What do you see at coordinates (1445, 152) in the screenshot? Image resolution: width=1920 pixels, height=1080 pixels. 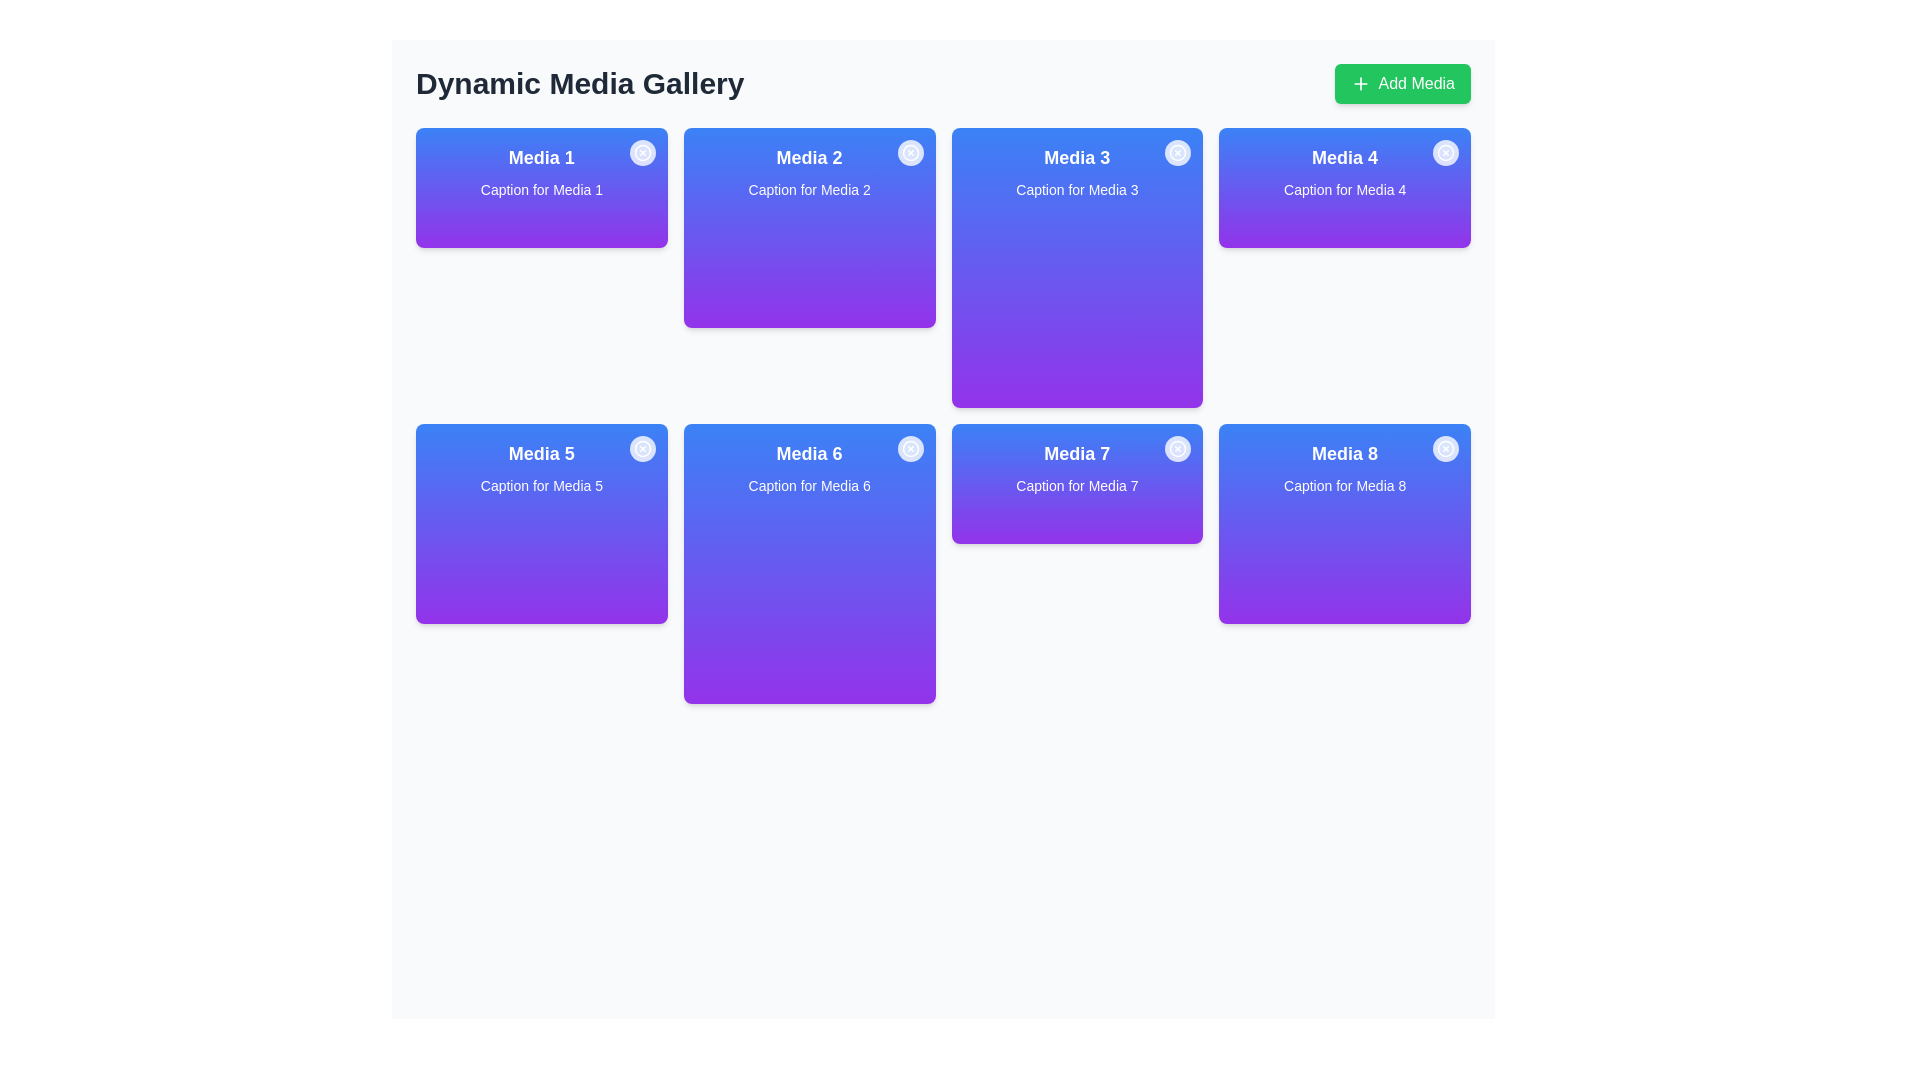 I see `the rounded button located at the top-right corner of the 'Media 4' card` at bounding box center [1445, 152].